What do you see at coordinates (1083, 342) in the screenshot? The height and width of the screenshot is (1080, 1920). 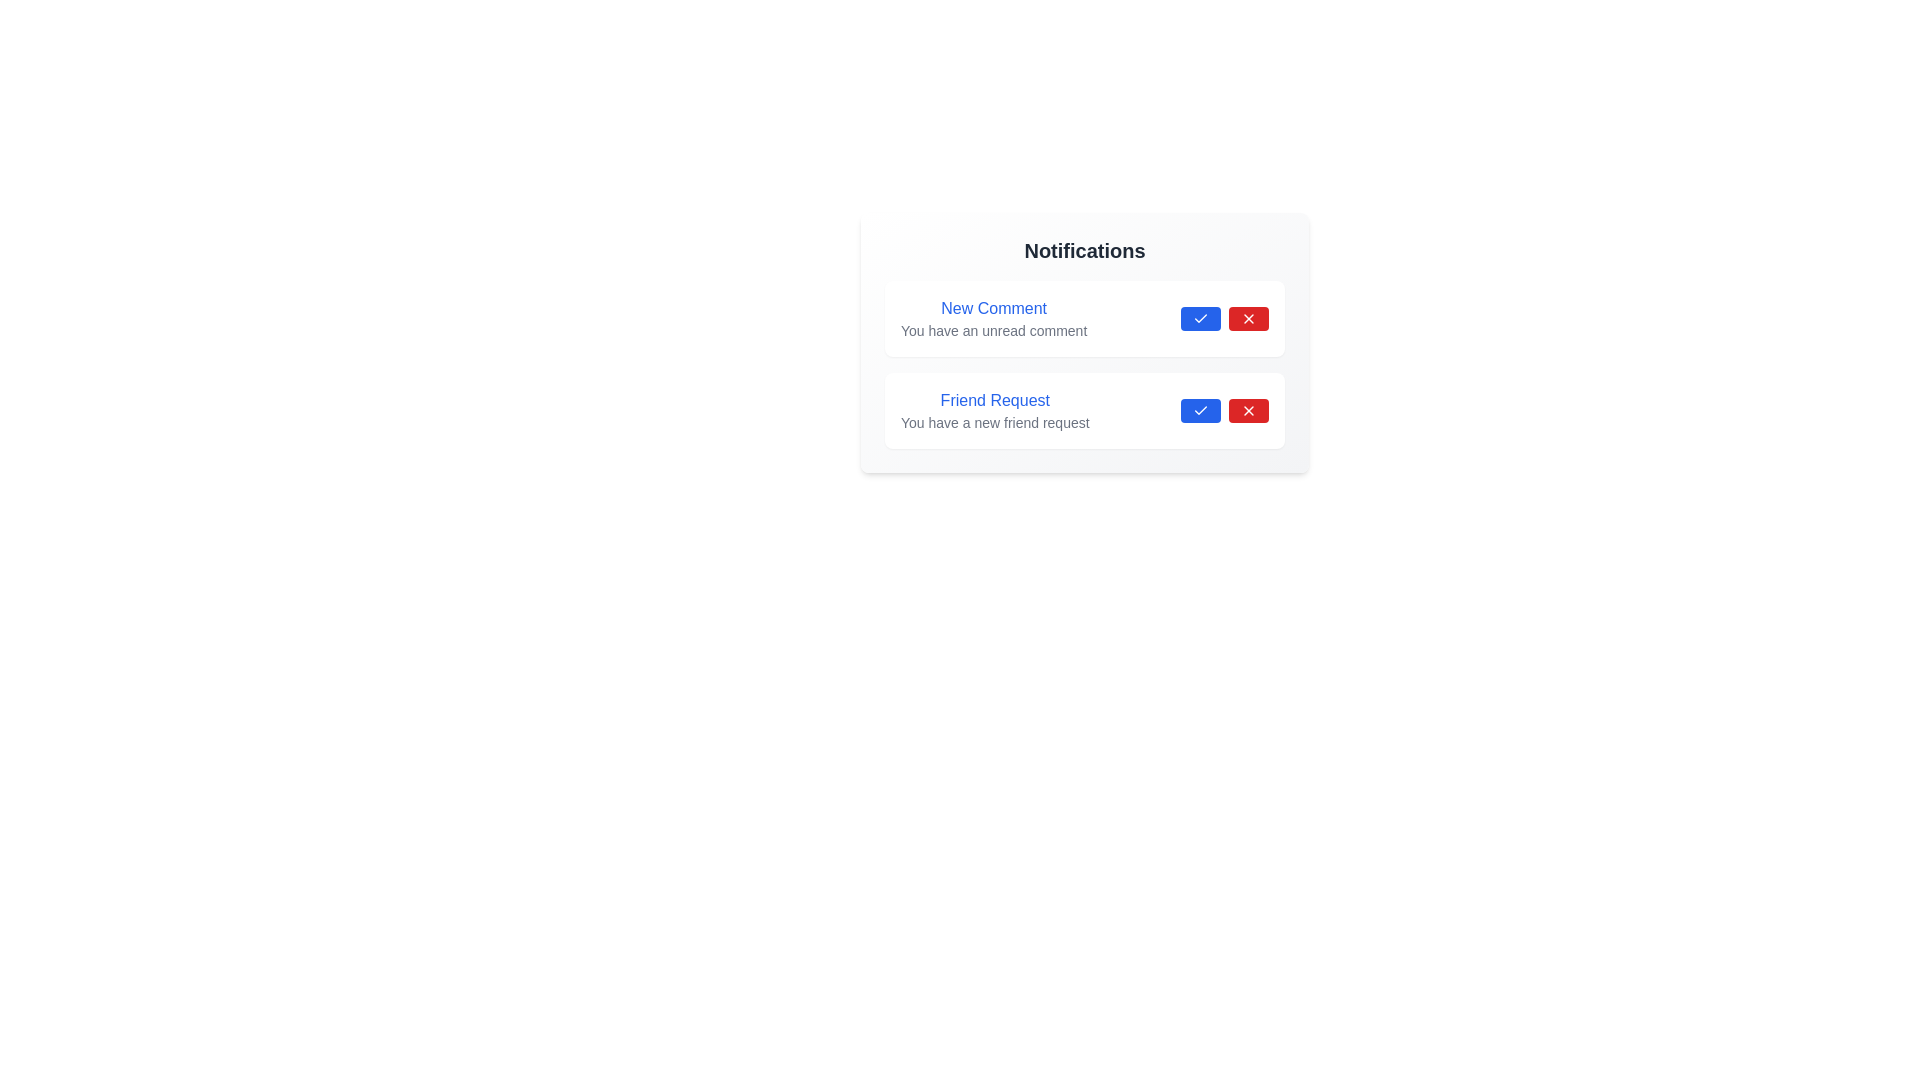 I see `the notifications panel, which features a gradient background, rounded corners, and contains a heading labeled 'Notifications' along with interactive buttons for 'New Comment' and 'Friend Request'` at bounding box center [1083, 342].